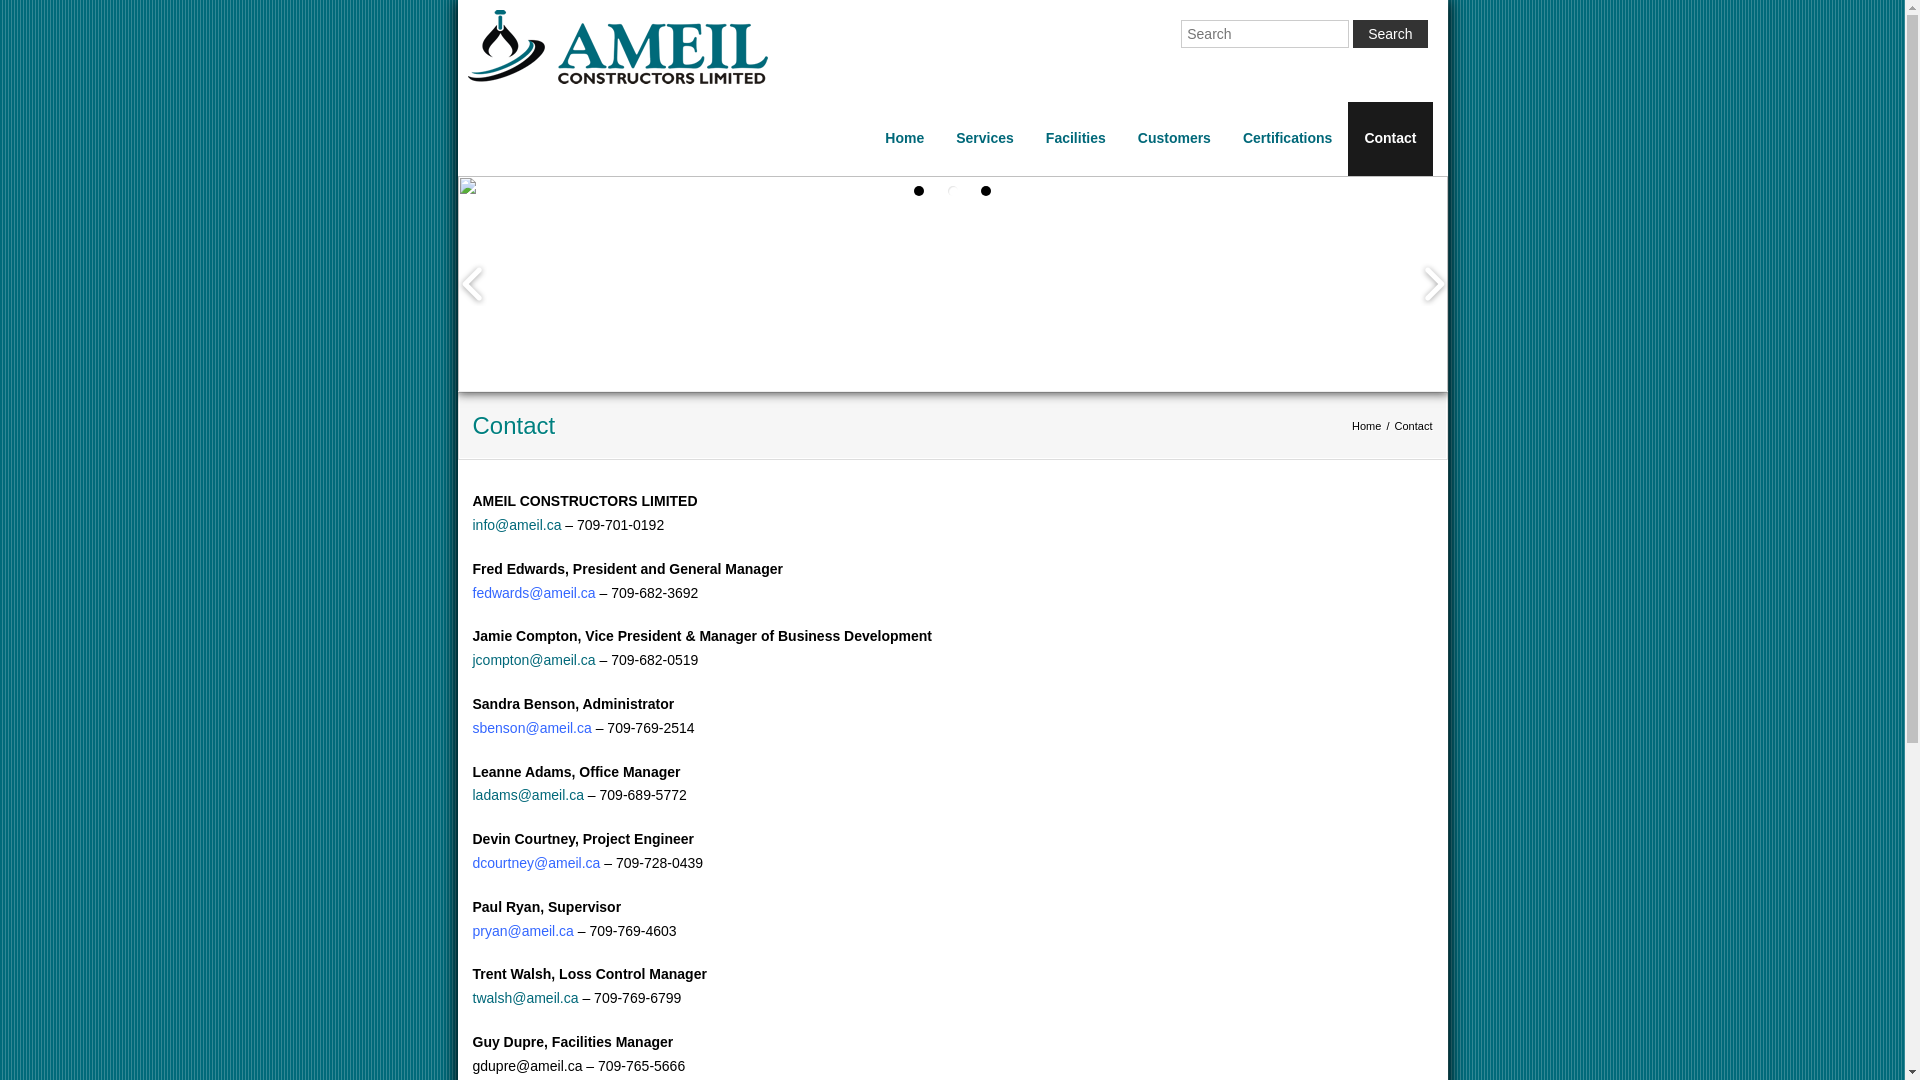 This screenshot has width=1920, height=1080. I want to click on 'Customers', so click(1174, 137).